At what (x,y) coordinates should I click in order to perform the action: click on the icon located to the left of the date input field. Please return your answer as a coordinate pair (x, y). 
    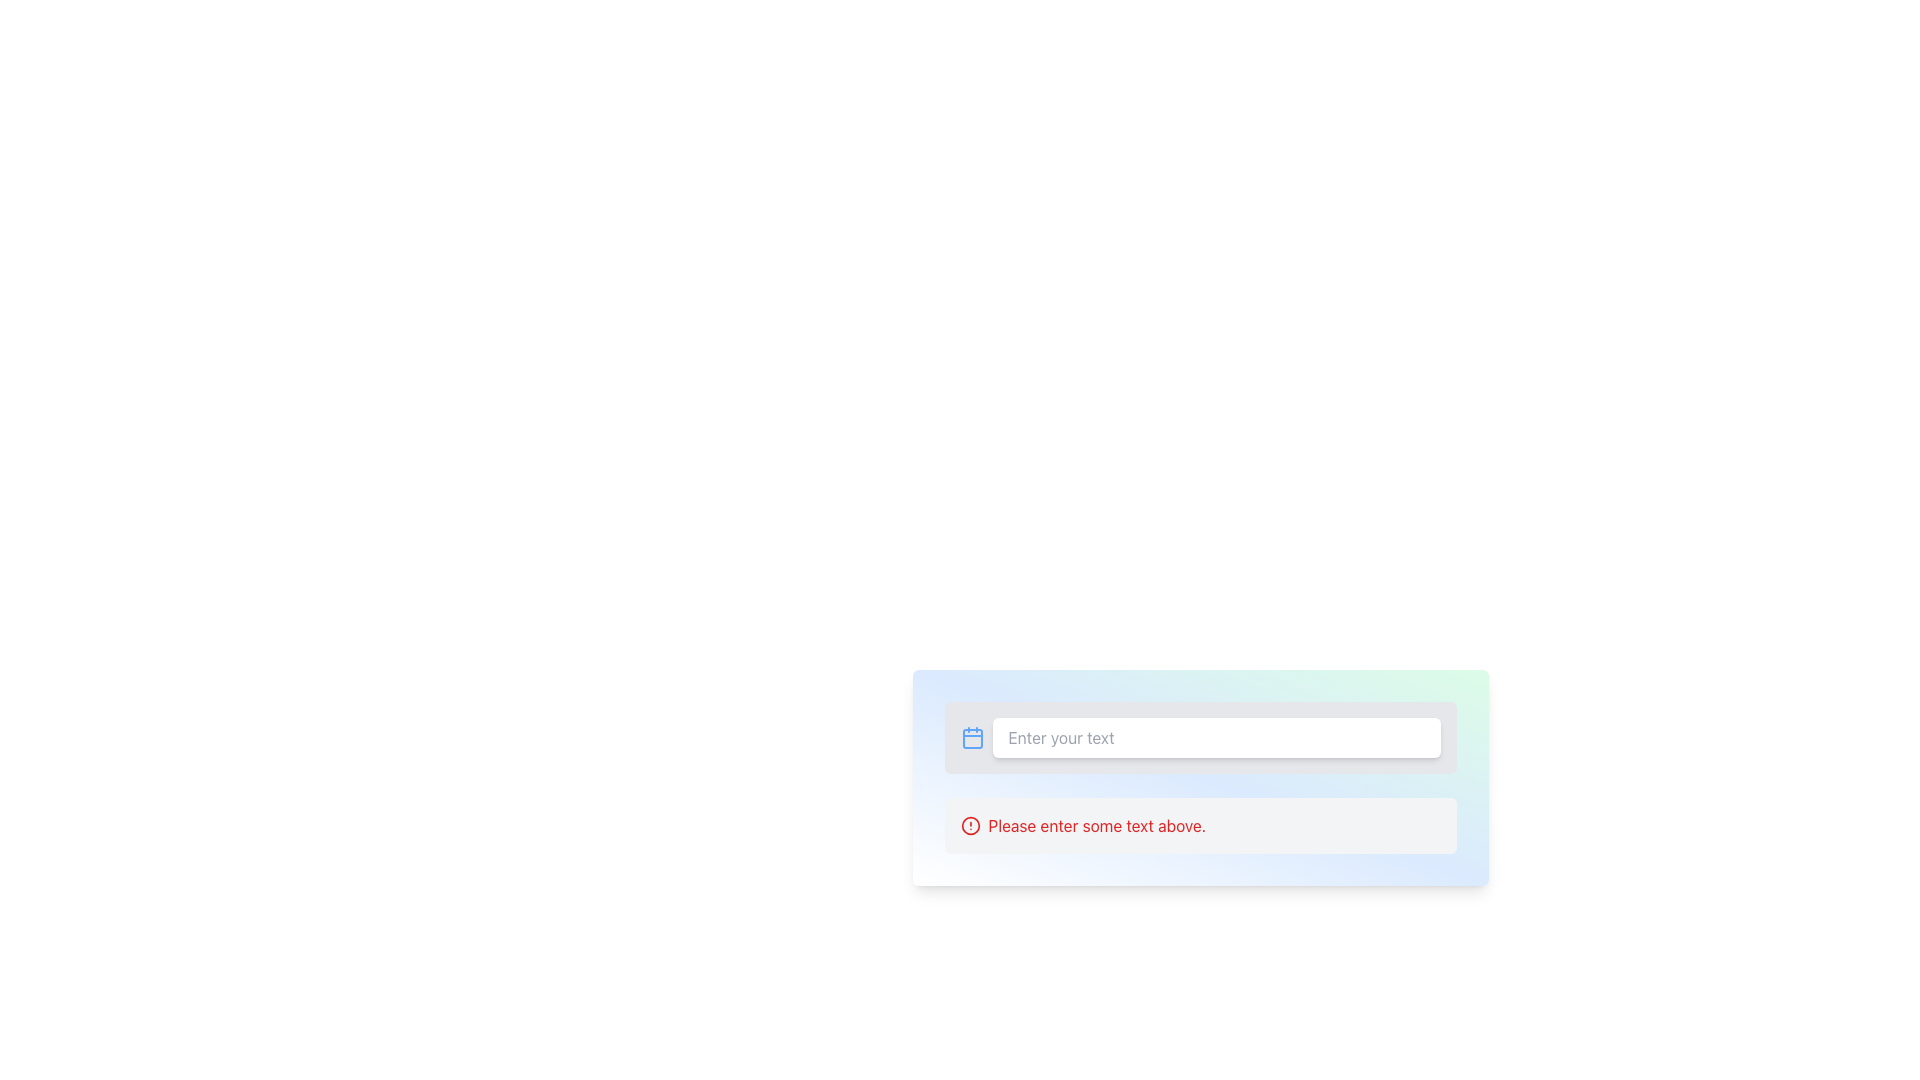
    Looking at the image, I should click on (972, 737).